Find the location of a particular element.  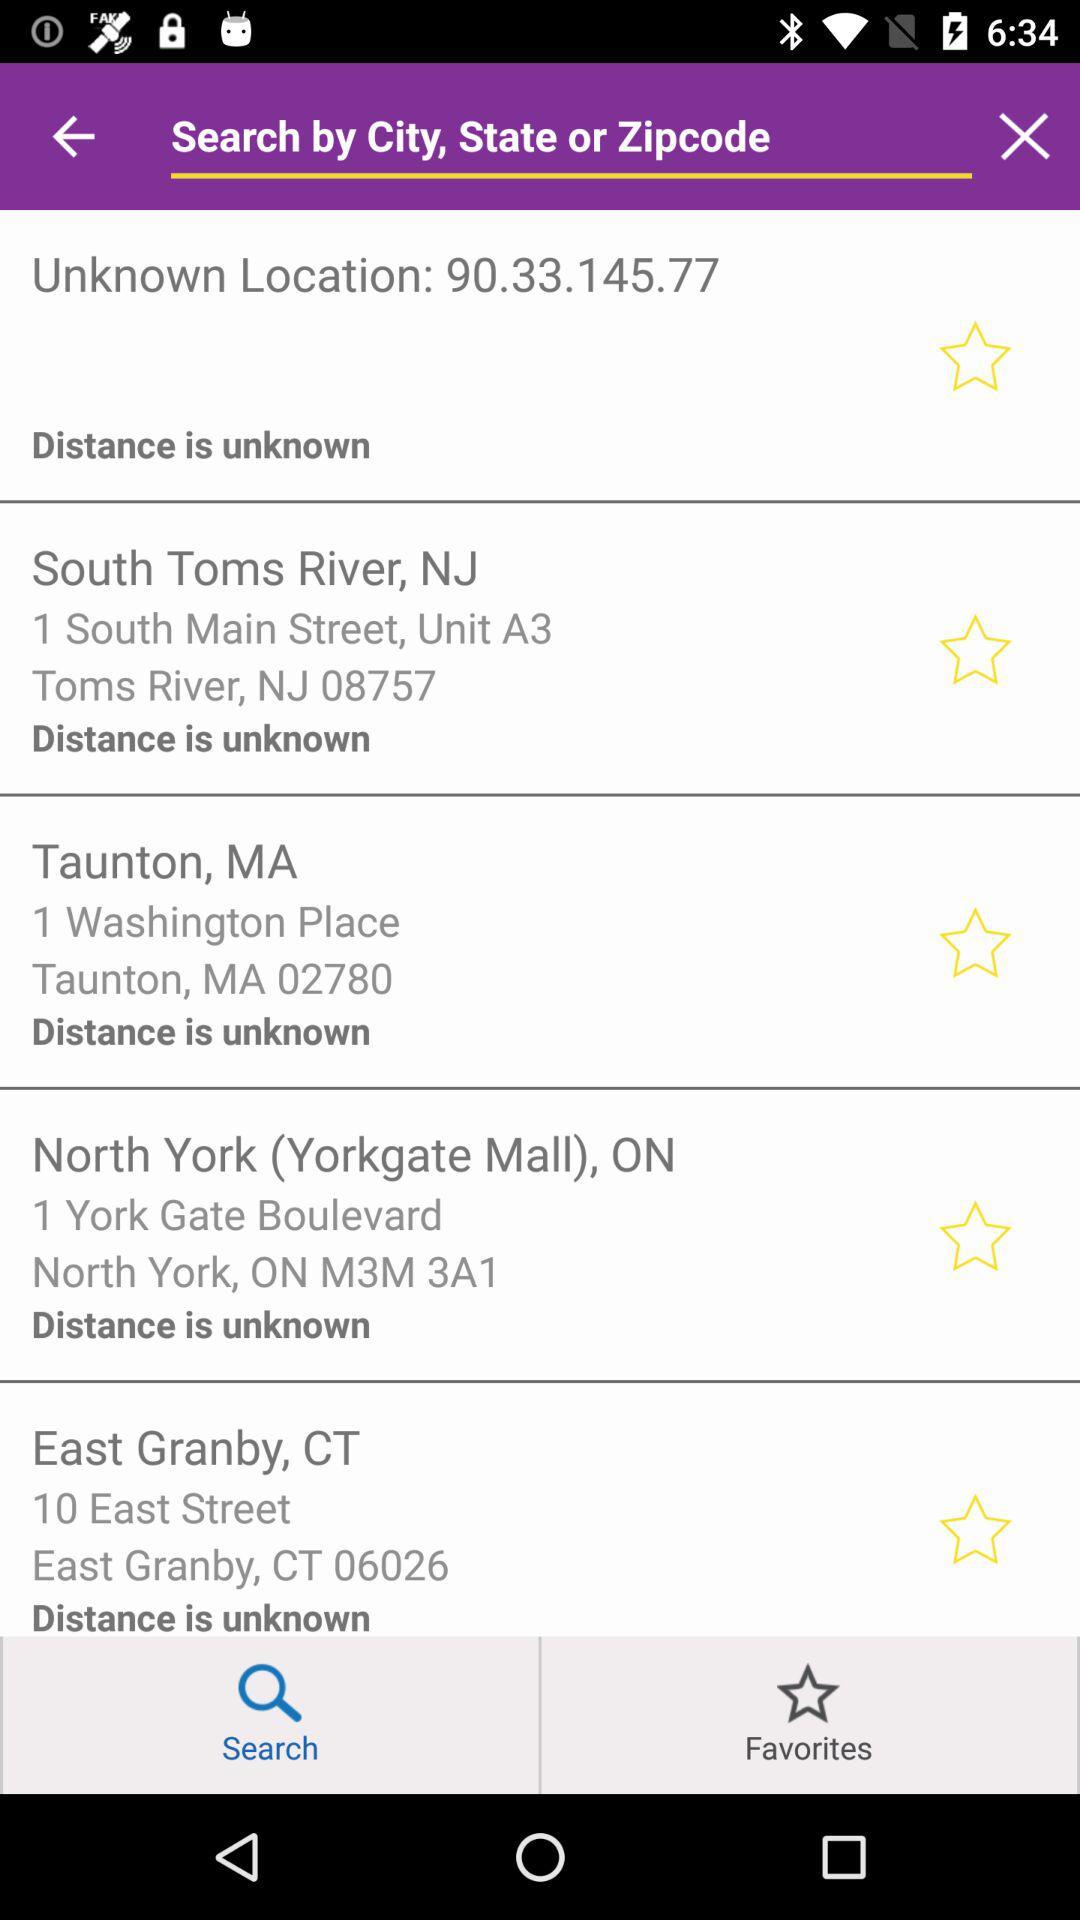

favorites icon is located at coordinates (808, 1714).